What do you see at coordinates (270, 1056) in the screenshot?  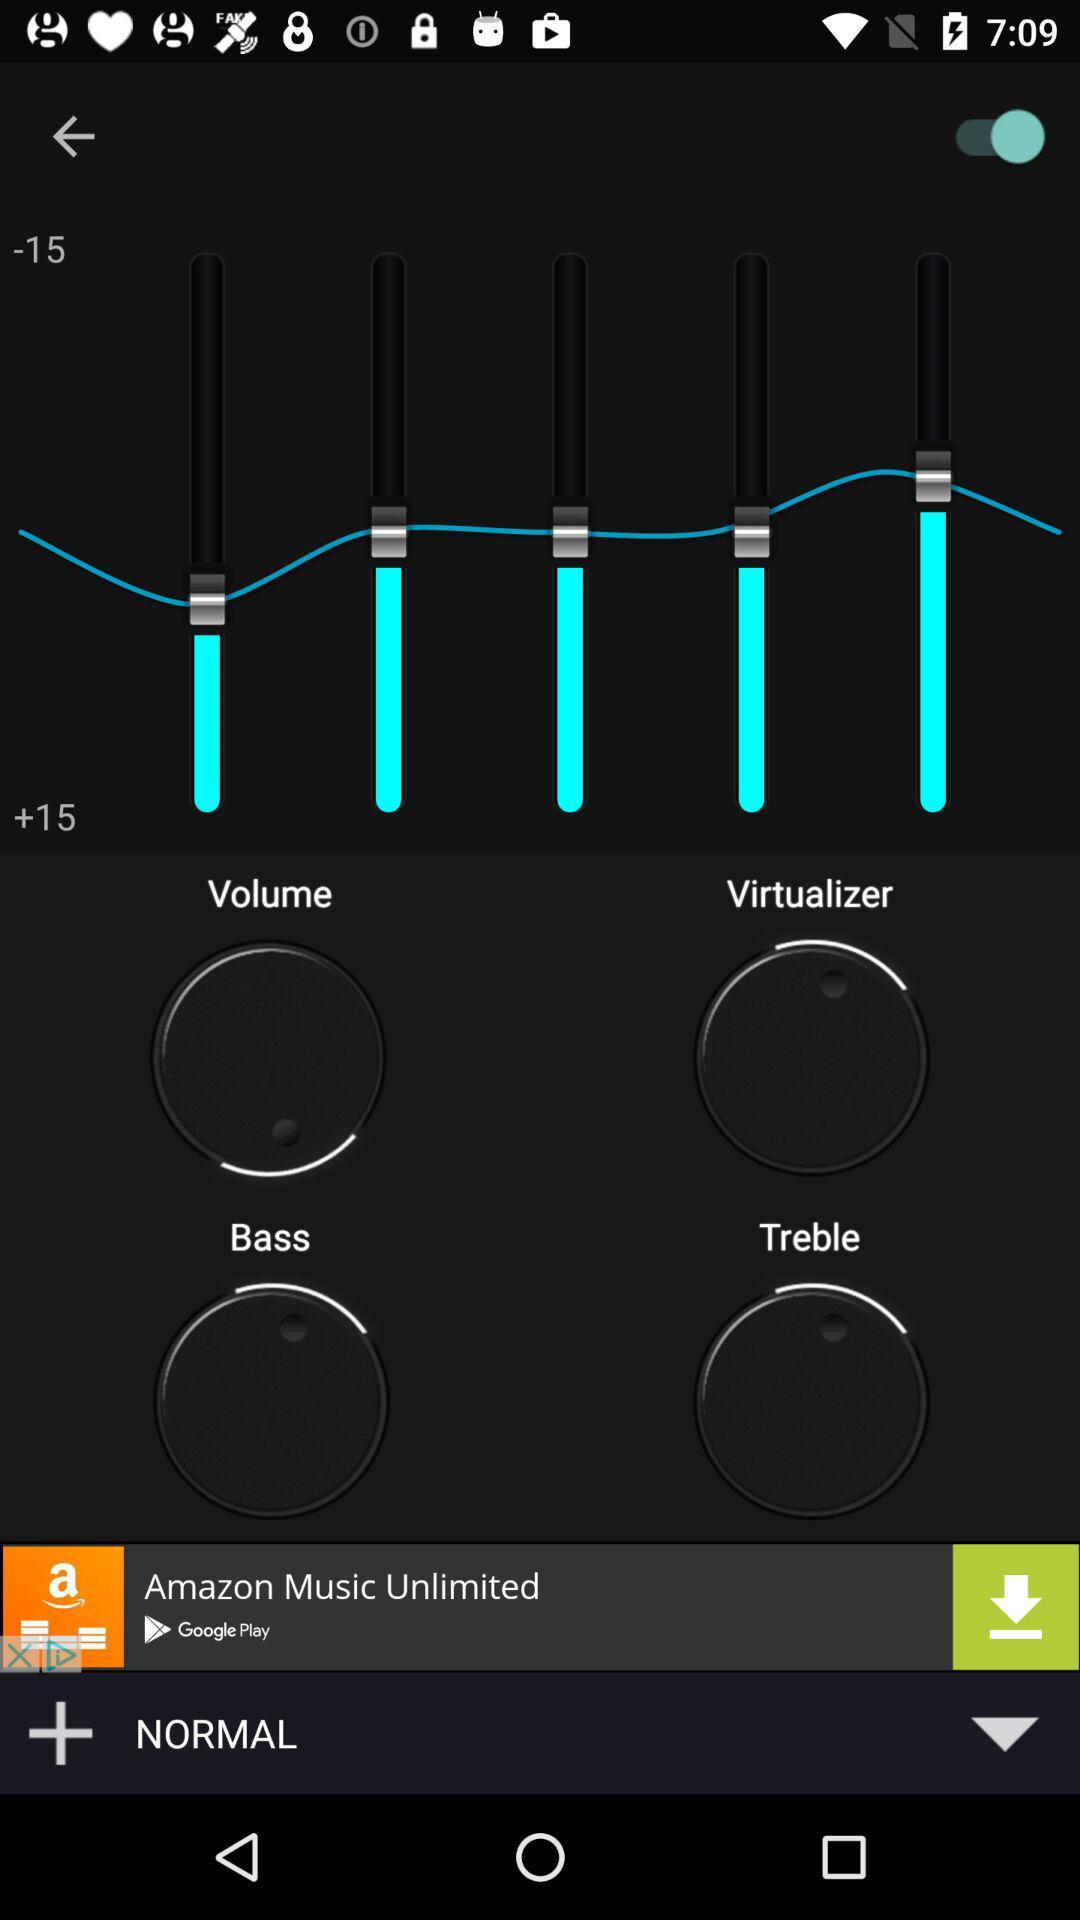 I see `the volume button` at bounding box center [270, 1056].